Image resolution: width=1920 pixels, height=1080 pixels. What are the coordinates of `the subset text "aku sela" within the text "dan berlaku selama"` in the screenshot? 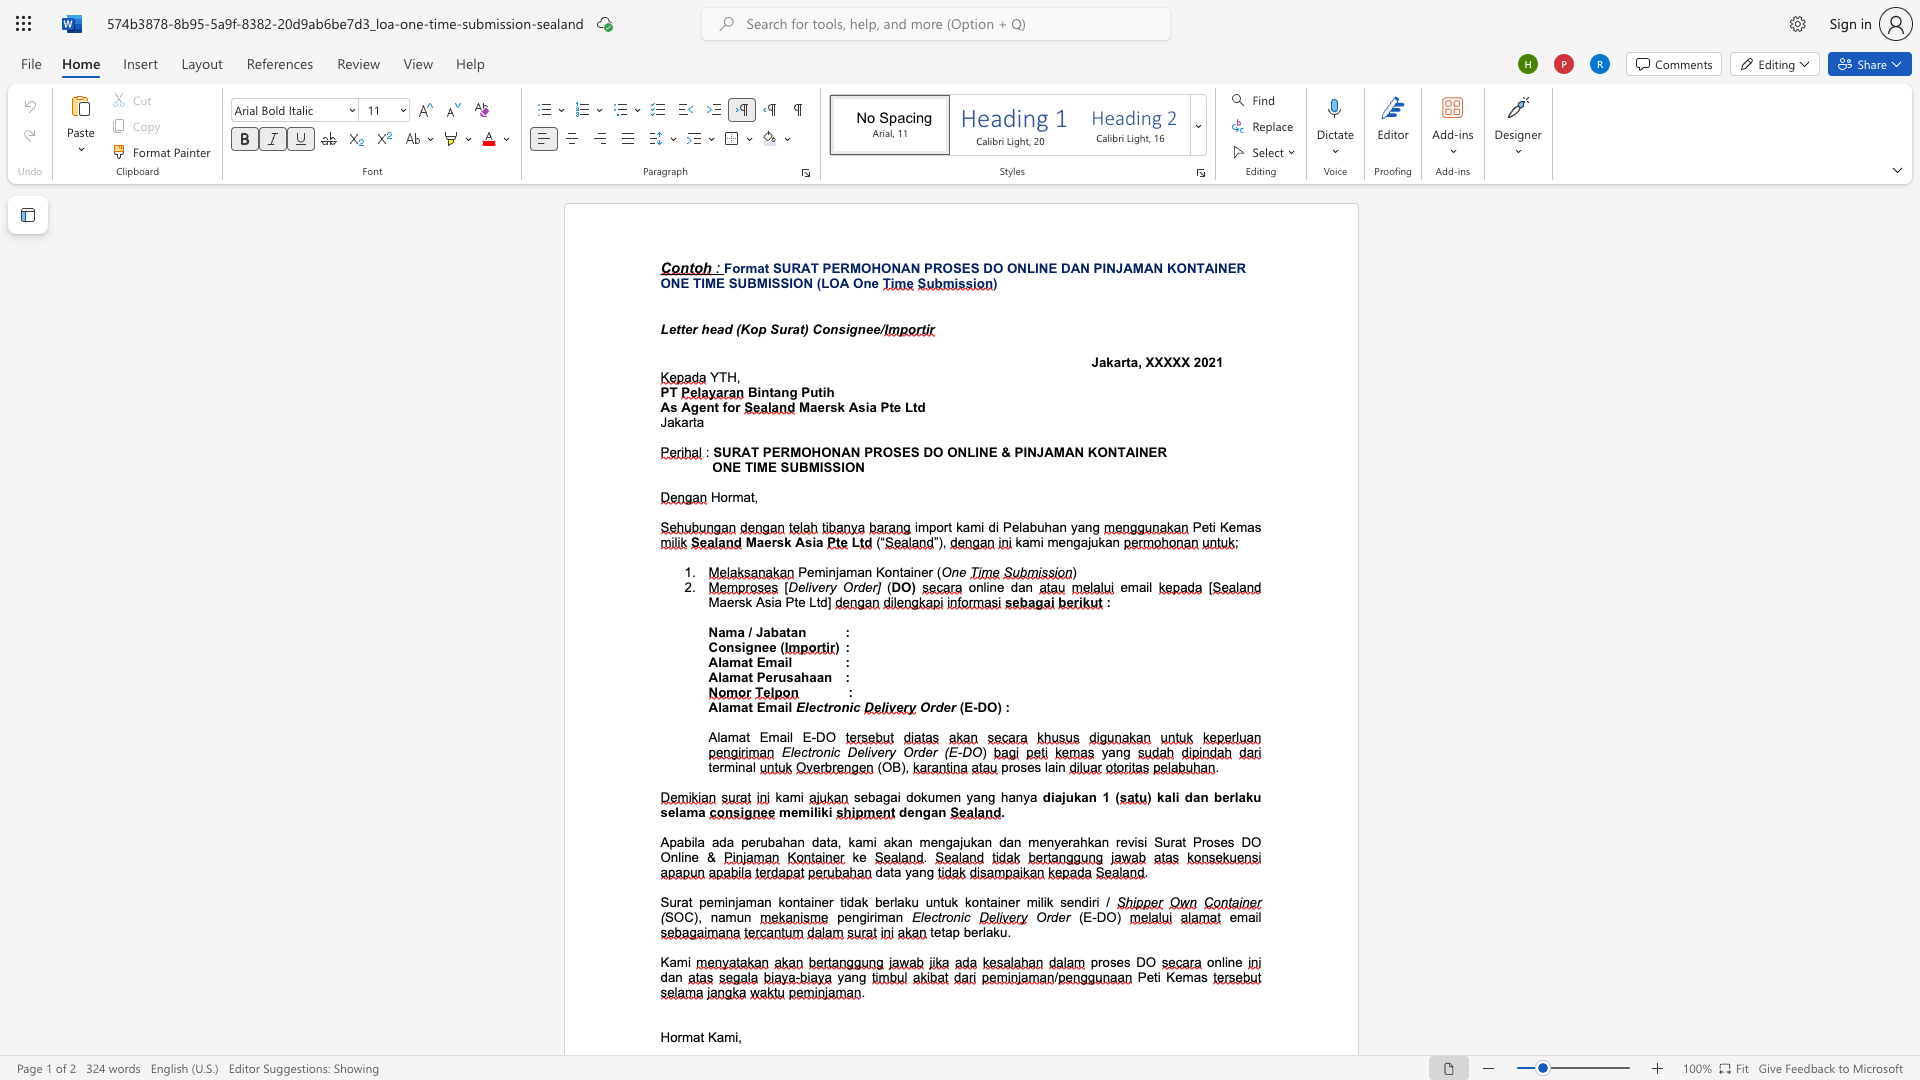 It's located at (1237, 796).